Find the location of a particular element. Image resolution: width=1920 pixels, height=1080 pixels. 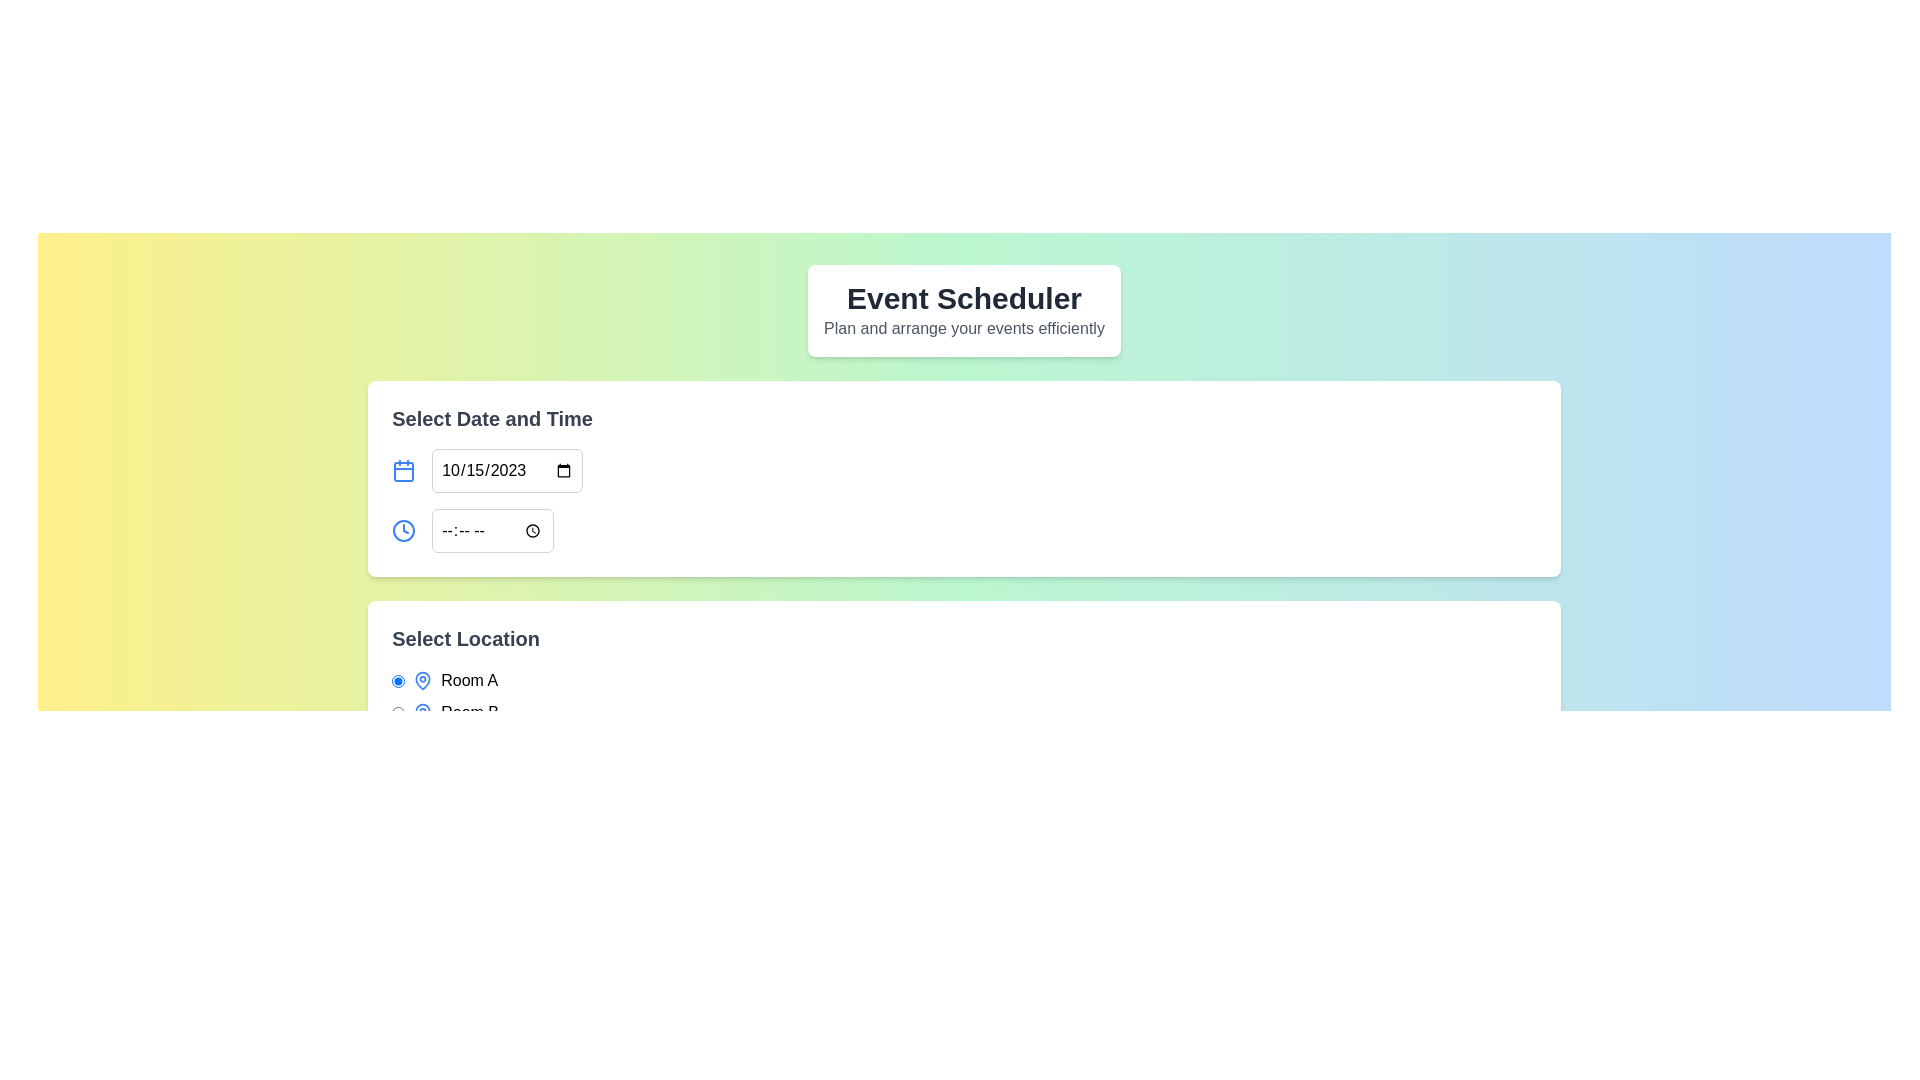

the text label indicating the name of a location is located at coordinates (468, 680).